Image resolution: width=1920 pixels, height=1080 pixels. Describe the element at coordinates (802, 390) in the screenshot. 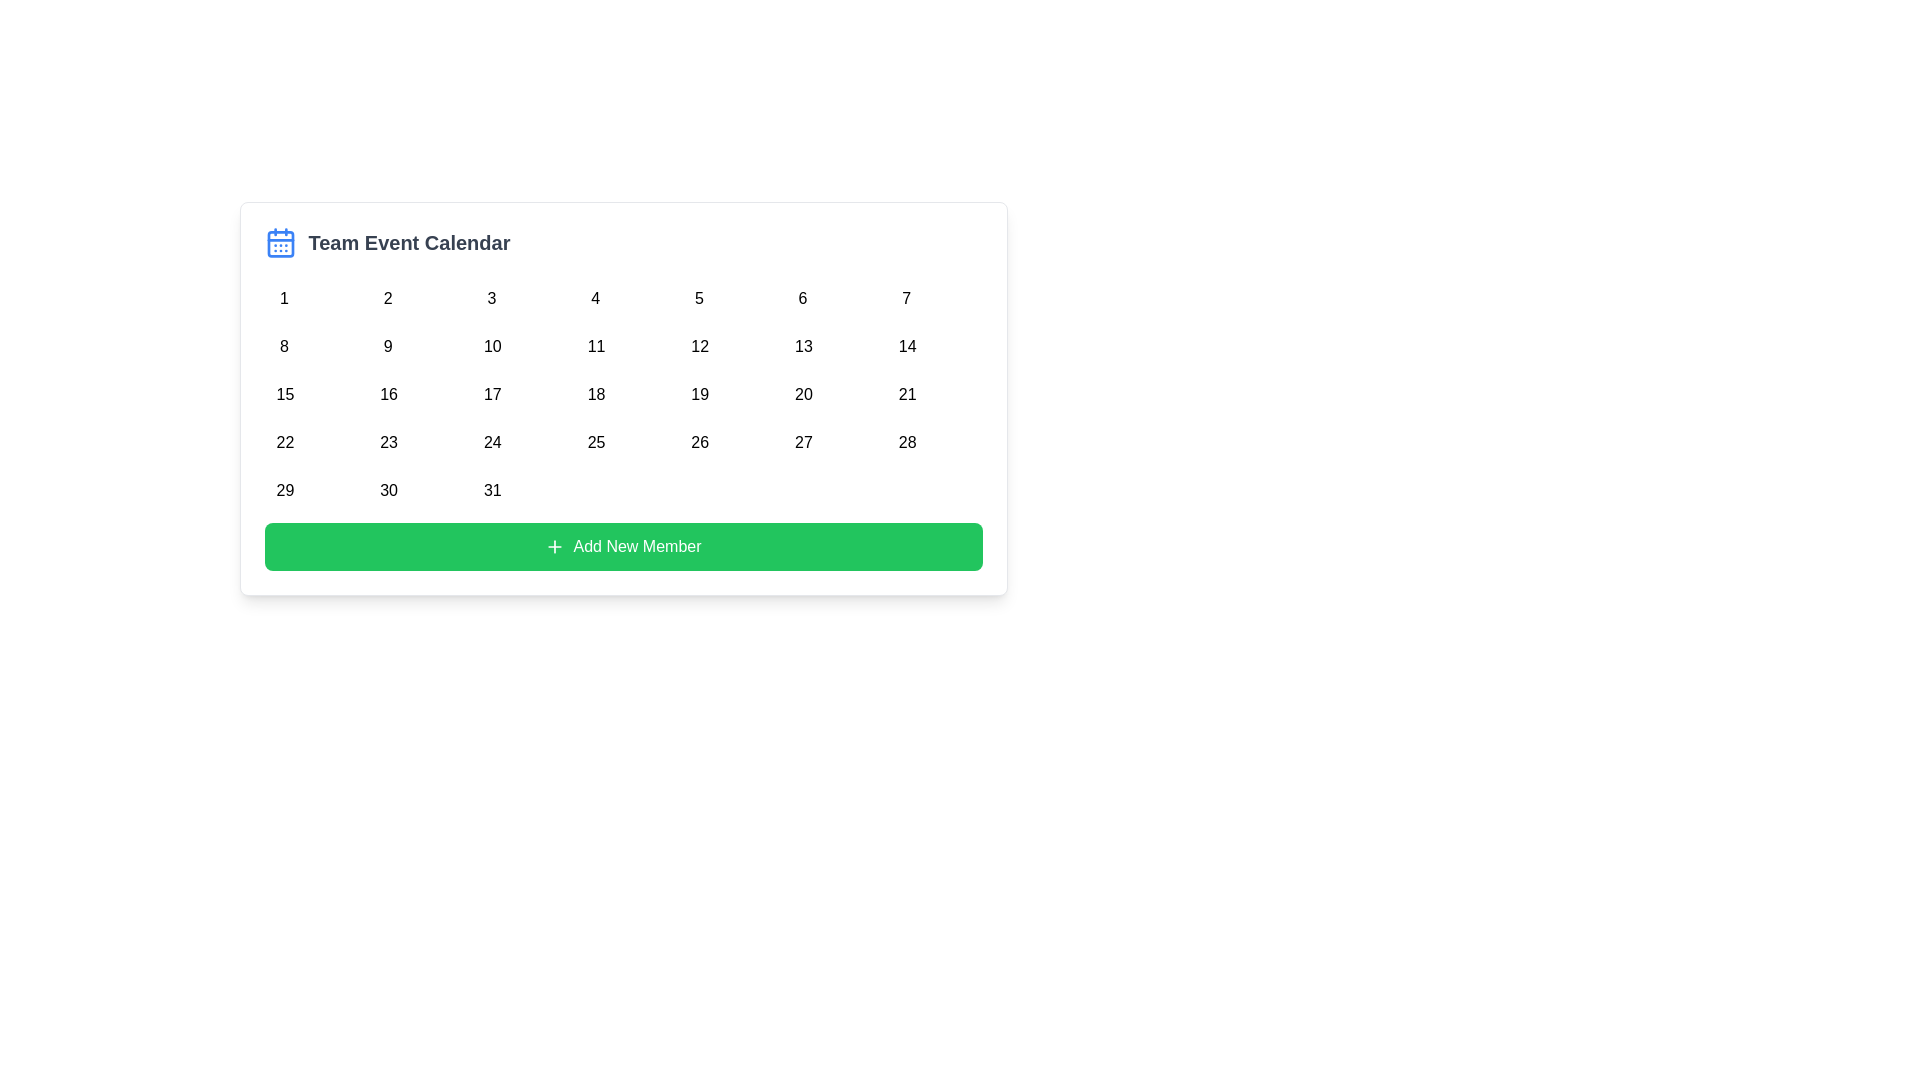

I see `the button representing the 20th day in the calendar interface` at that location.